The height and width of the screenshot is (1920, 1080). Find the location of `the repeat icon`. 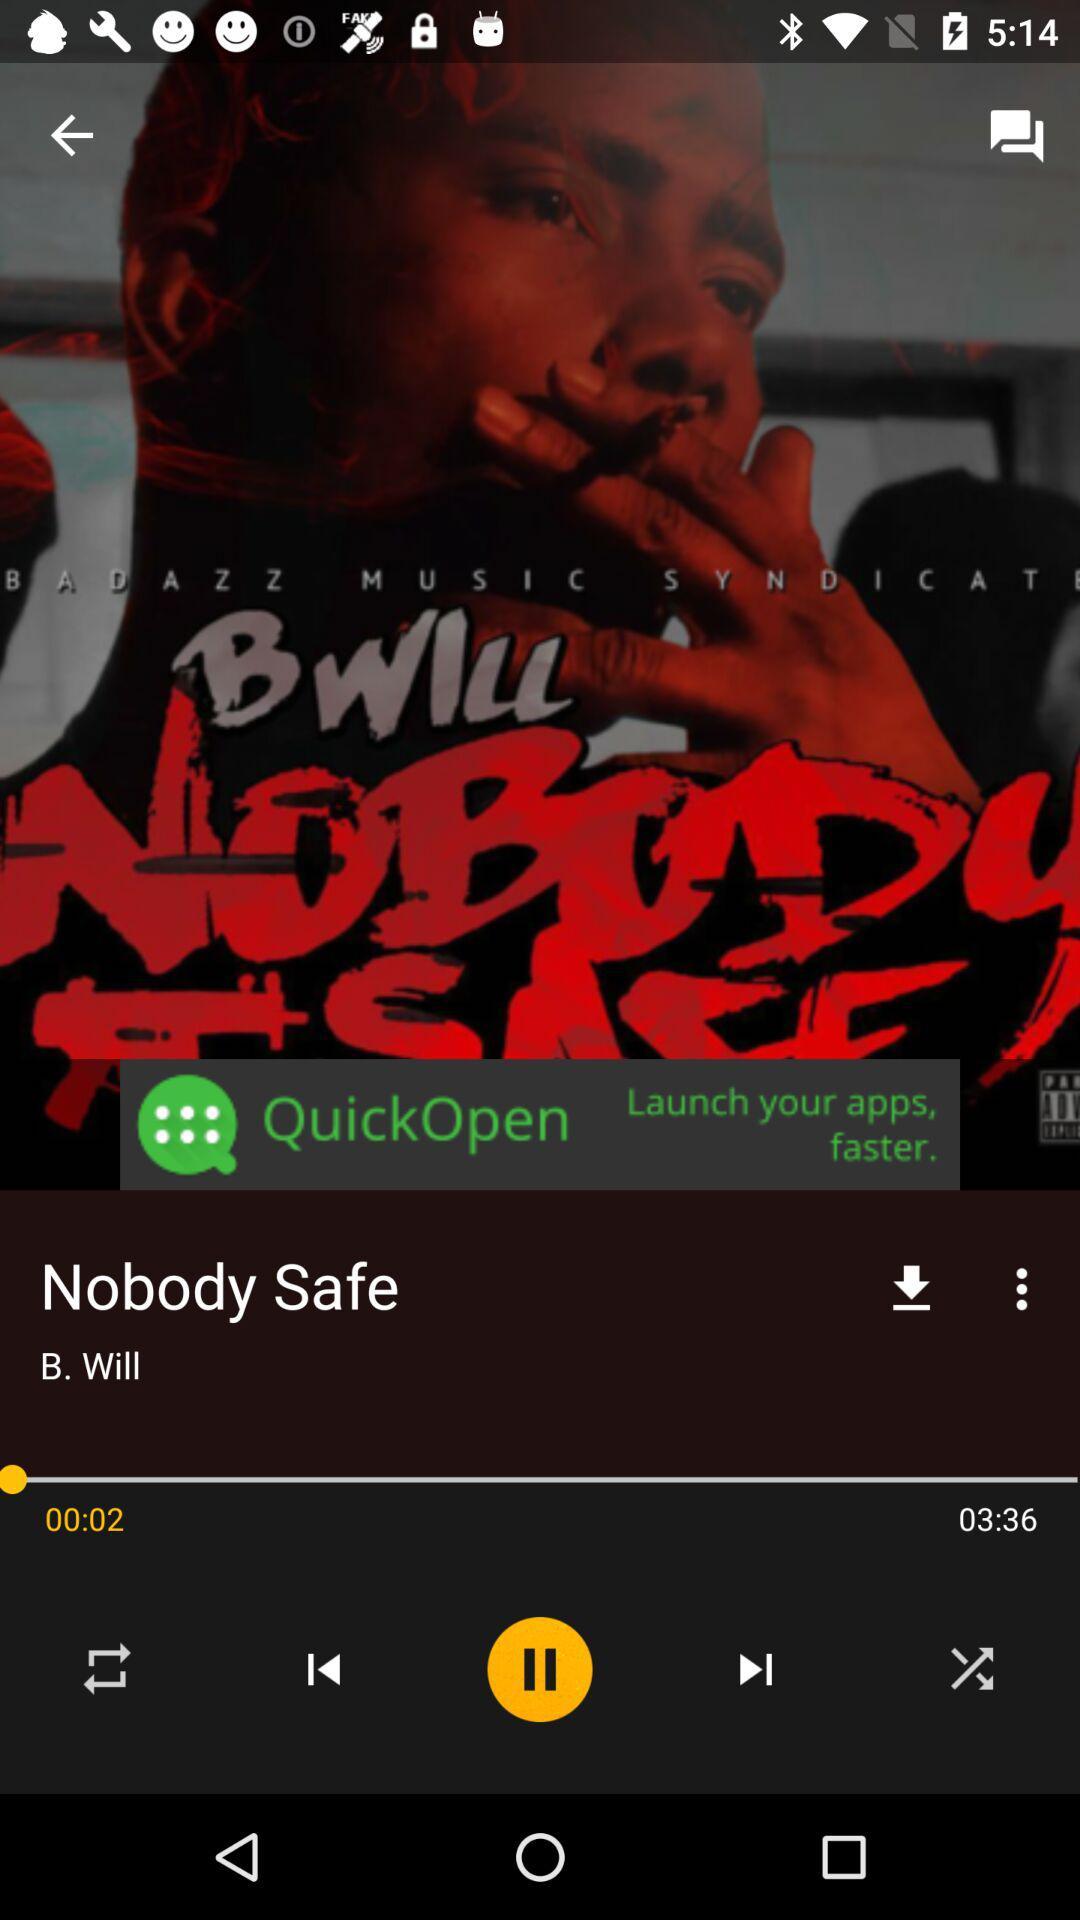

the repeat icon is located at coordinates (108, 1669).